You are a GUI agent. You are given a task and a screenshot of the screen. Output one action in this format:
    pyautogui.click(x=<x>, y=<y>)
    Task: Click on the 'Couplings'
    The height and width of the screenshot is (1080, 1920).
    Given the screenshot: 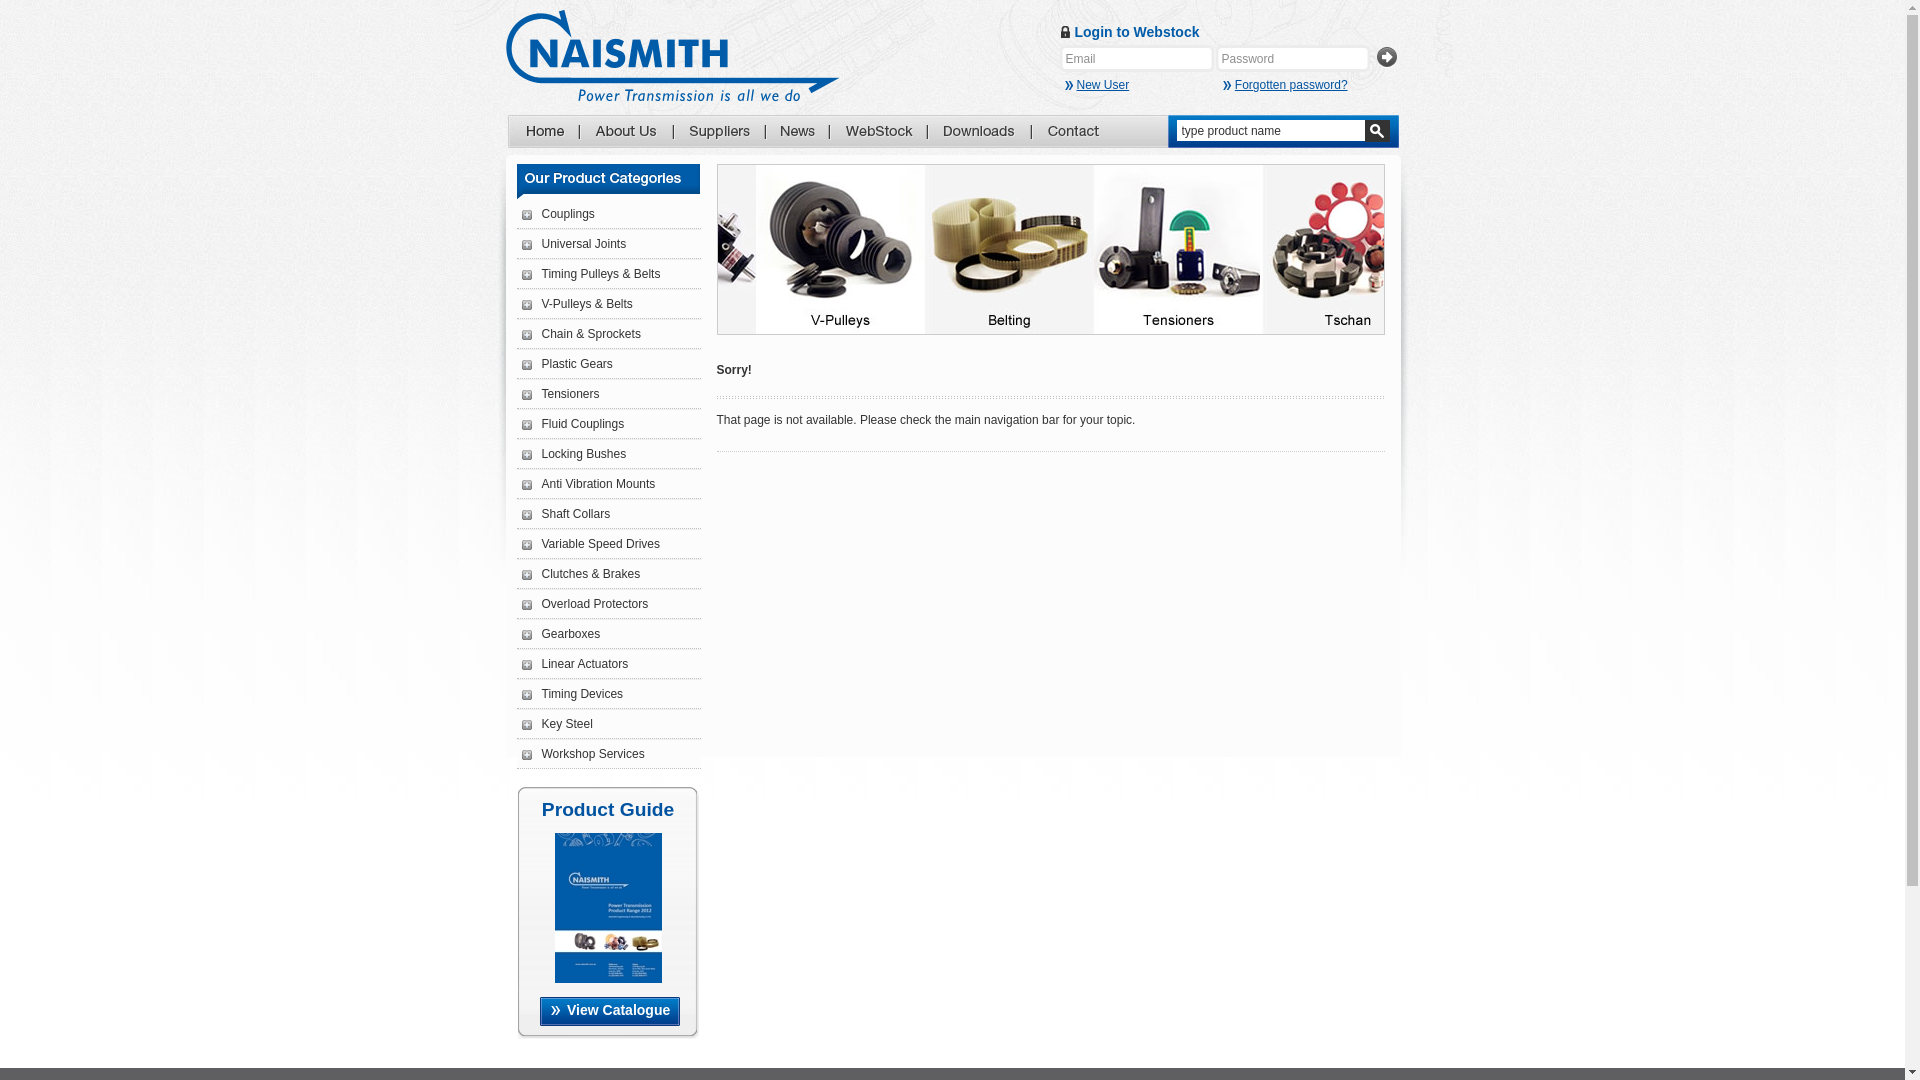 What is the action you would take?
    pyautogui.click(x=558, y=213)
    